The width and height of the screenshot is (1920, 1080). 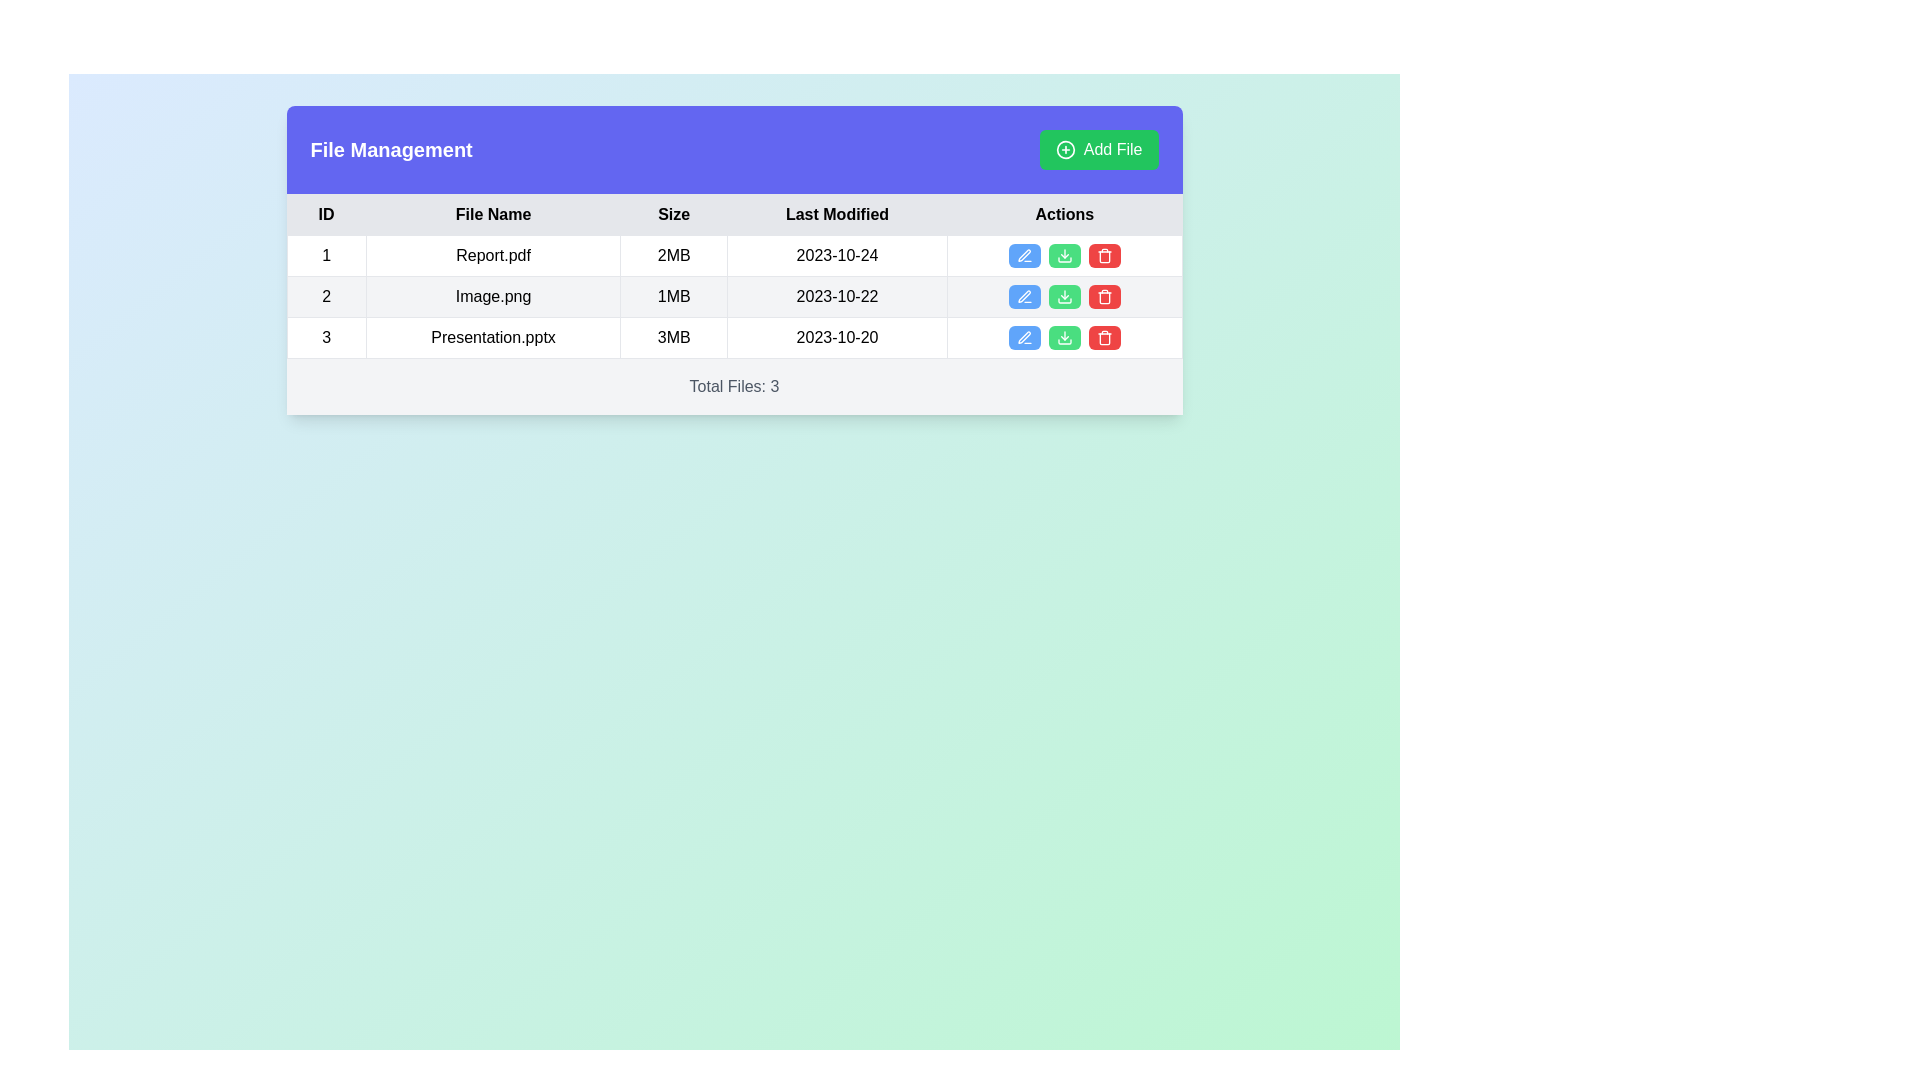 I want to click on the table cell containing the text '2', which is located in the first column labeled 'ID' and is the second row below the header row, so click(x=326, y=297).